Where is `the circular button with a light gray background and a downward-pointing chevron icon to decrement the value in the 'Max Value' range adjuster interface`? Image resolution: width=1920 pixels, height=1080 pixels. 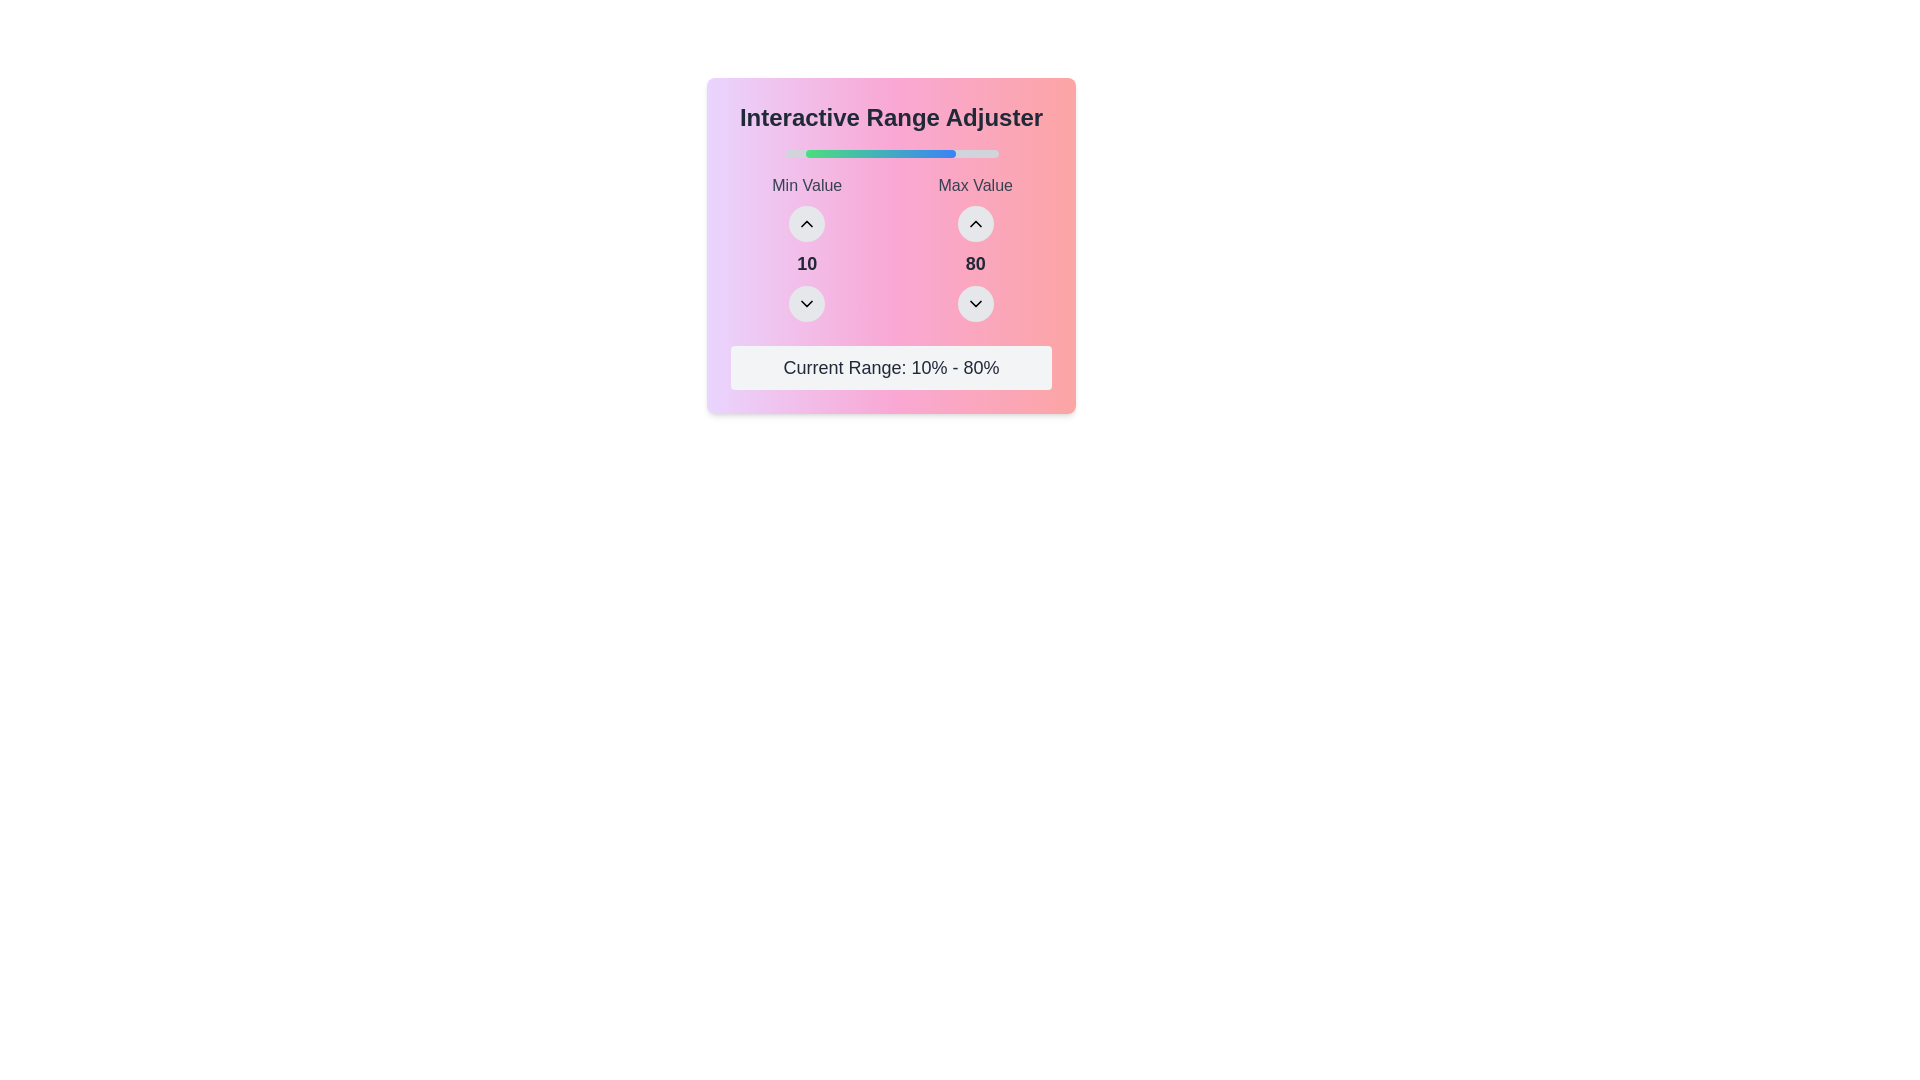
the circular button with a light gray background and a downward-pointing chevron icon to decrement the value in the 'Max Value' range adjuster interface is located at coordinates (975, 304).